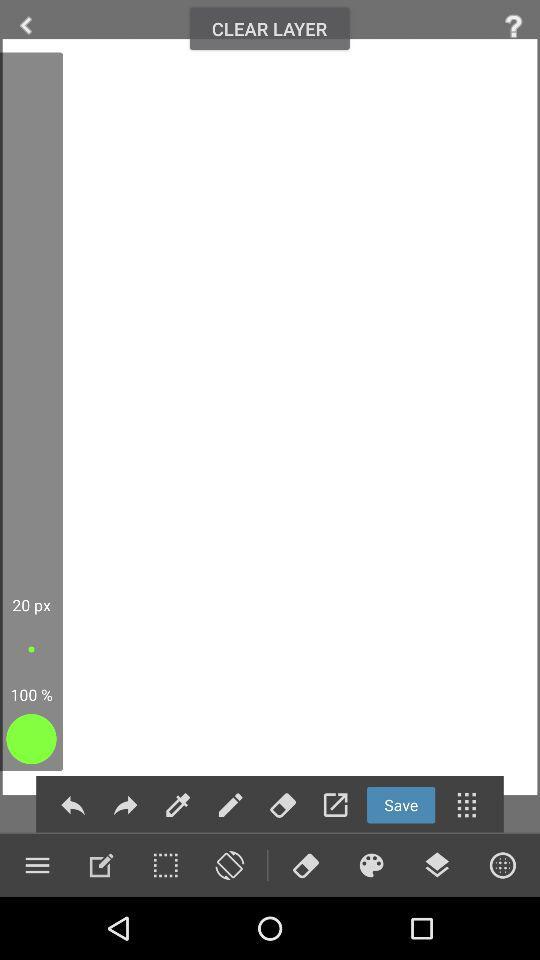  I want to click on browers option, so click(501, 864).